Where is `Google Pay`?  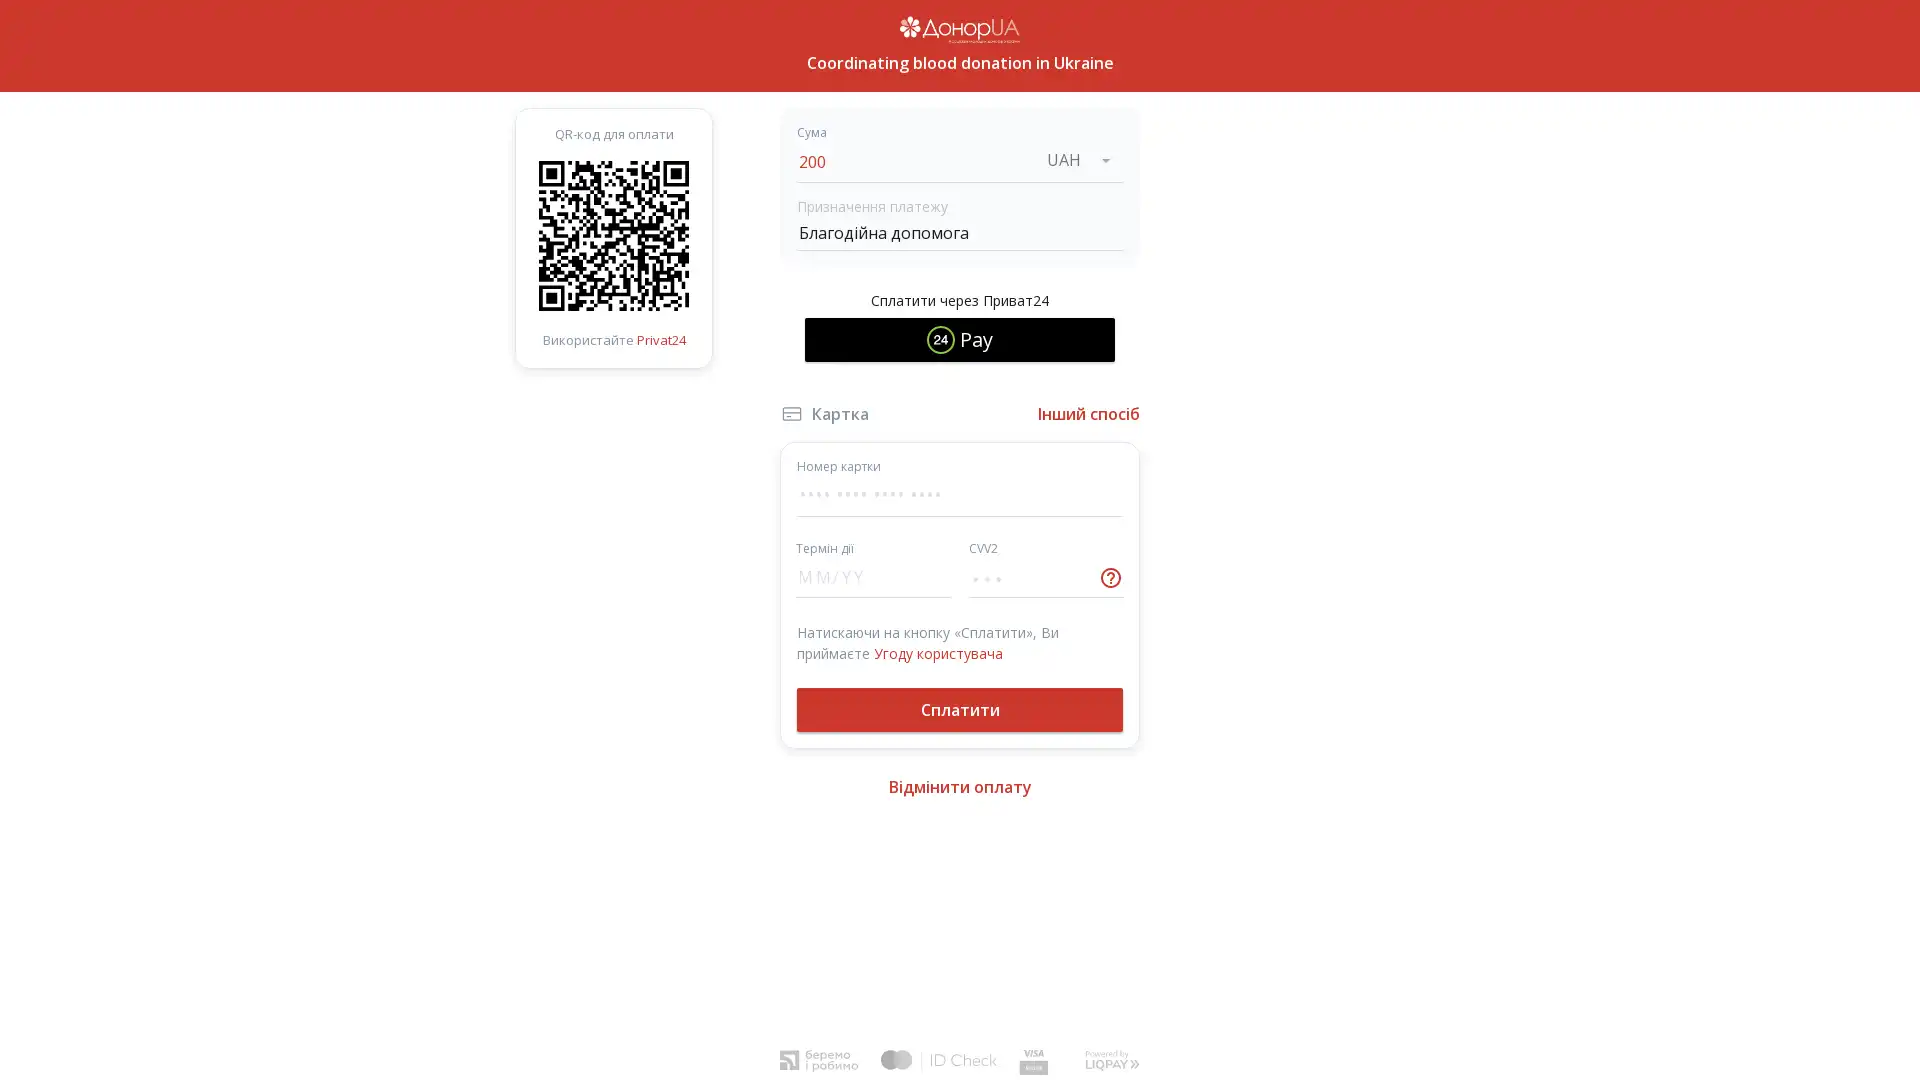
Google Pay is located at coordinates (960, 399).